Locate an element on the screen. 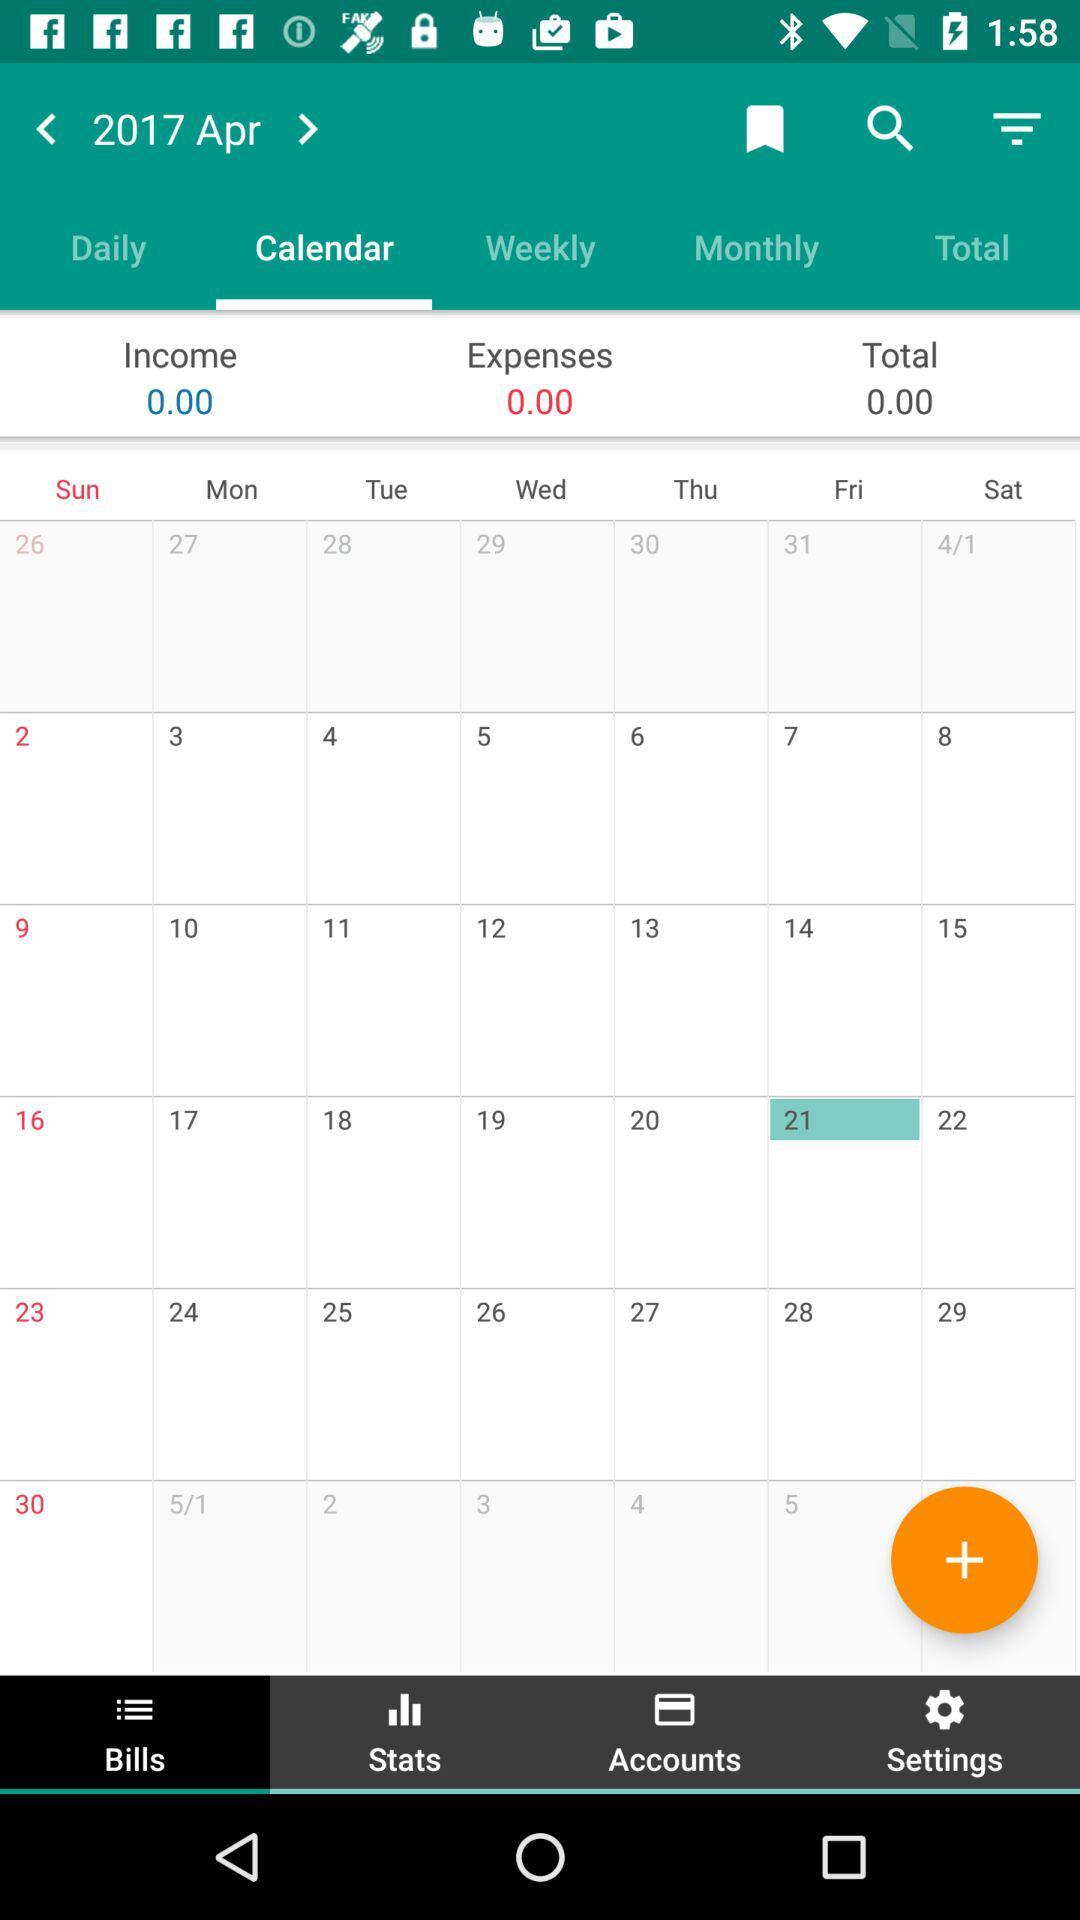  item next to calendar icon is located at coordinates (540, 245).